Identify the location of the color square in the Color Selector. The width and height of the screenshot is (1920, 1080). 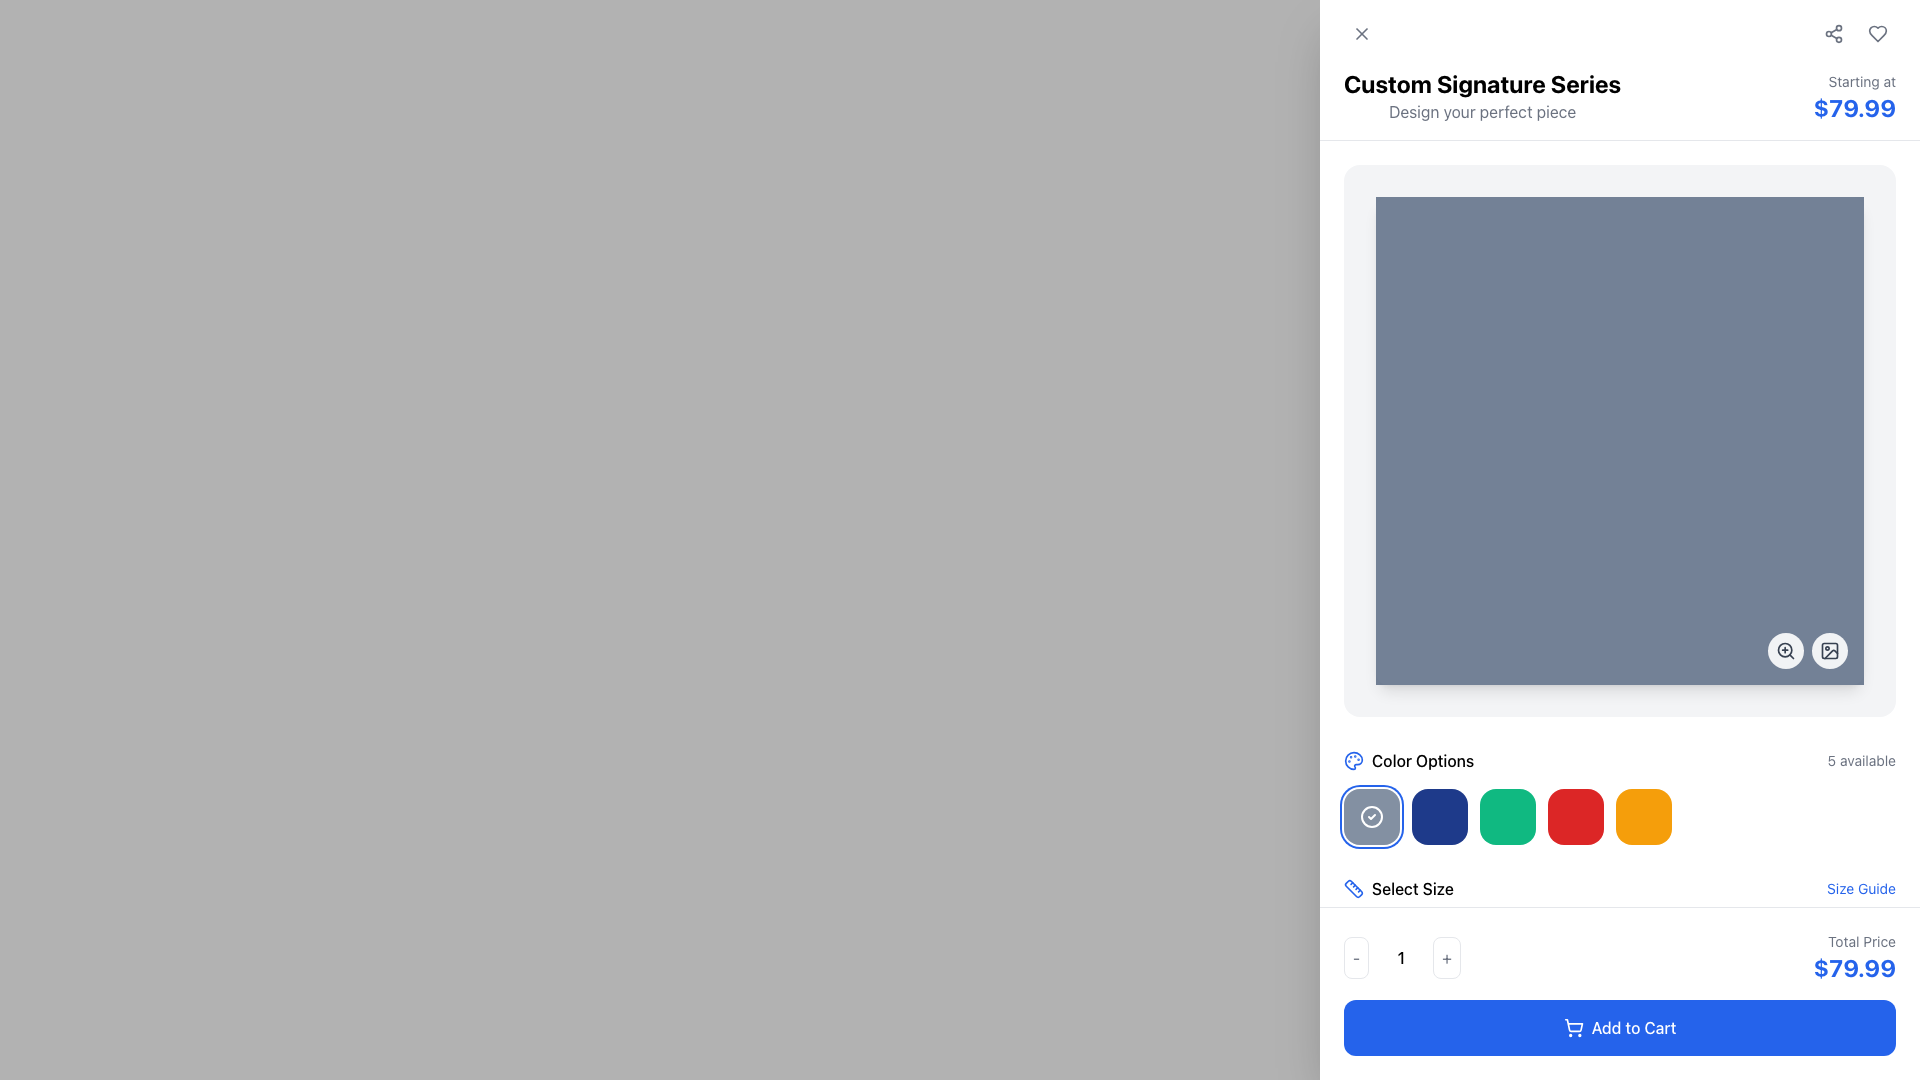
(1620, 796).